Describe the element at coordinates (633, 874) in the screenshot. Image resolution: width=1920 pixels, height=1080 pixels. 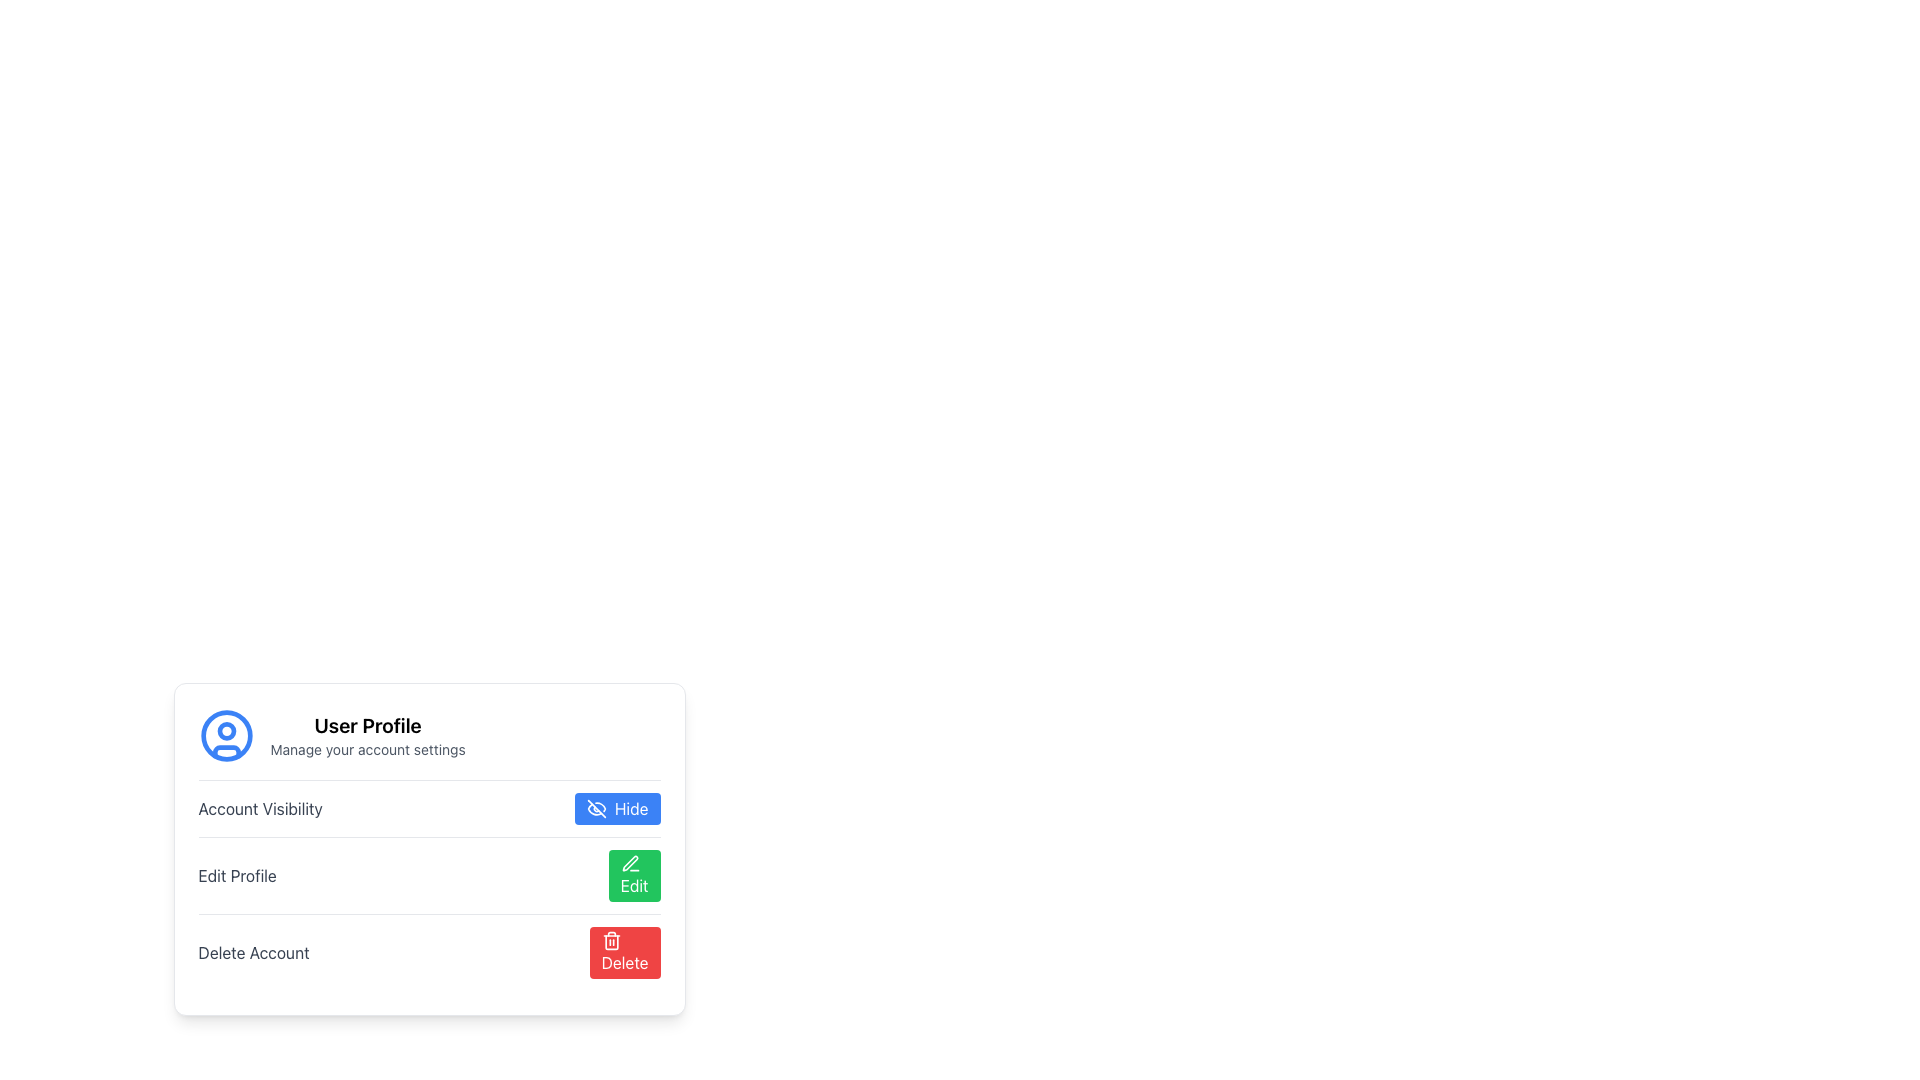
I see `the edit button located to the right of the 'Edit Profile' text` at that location.